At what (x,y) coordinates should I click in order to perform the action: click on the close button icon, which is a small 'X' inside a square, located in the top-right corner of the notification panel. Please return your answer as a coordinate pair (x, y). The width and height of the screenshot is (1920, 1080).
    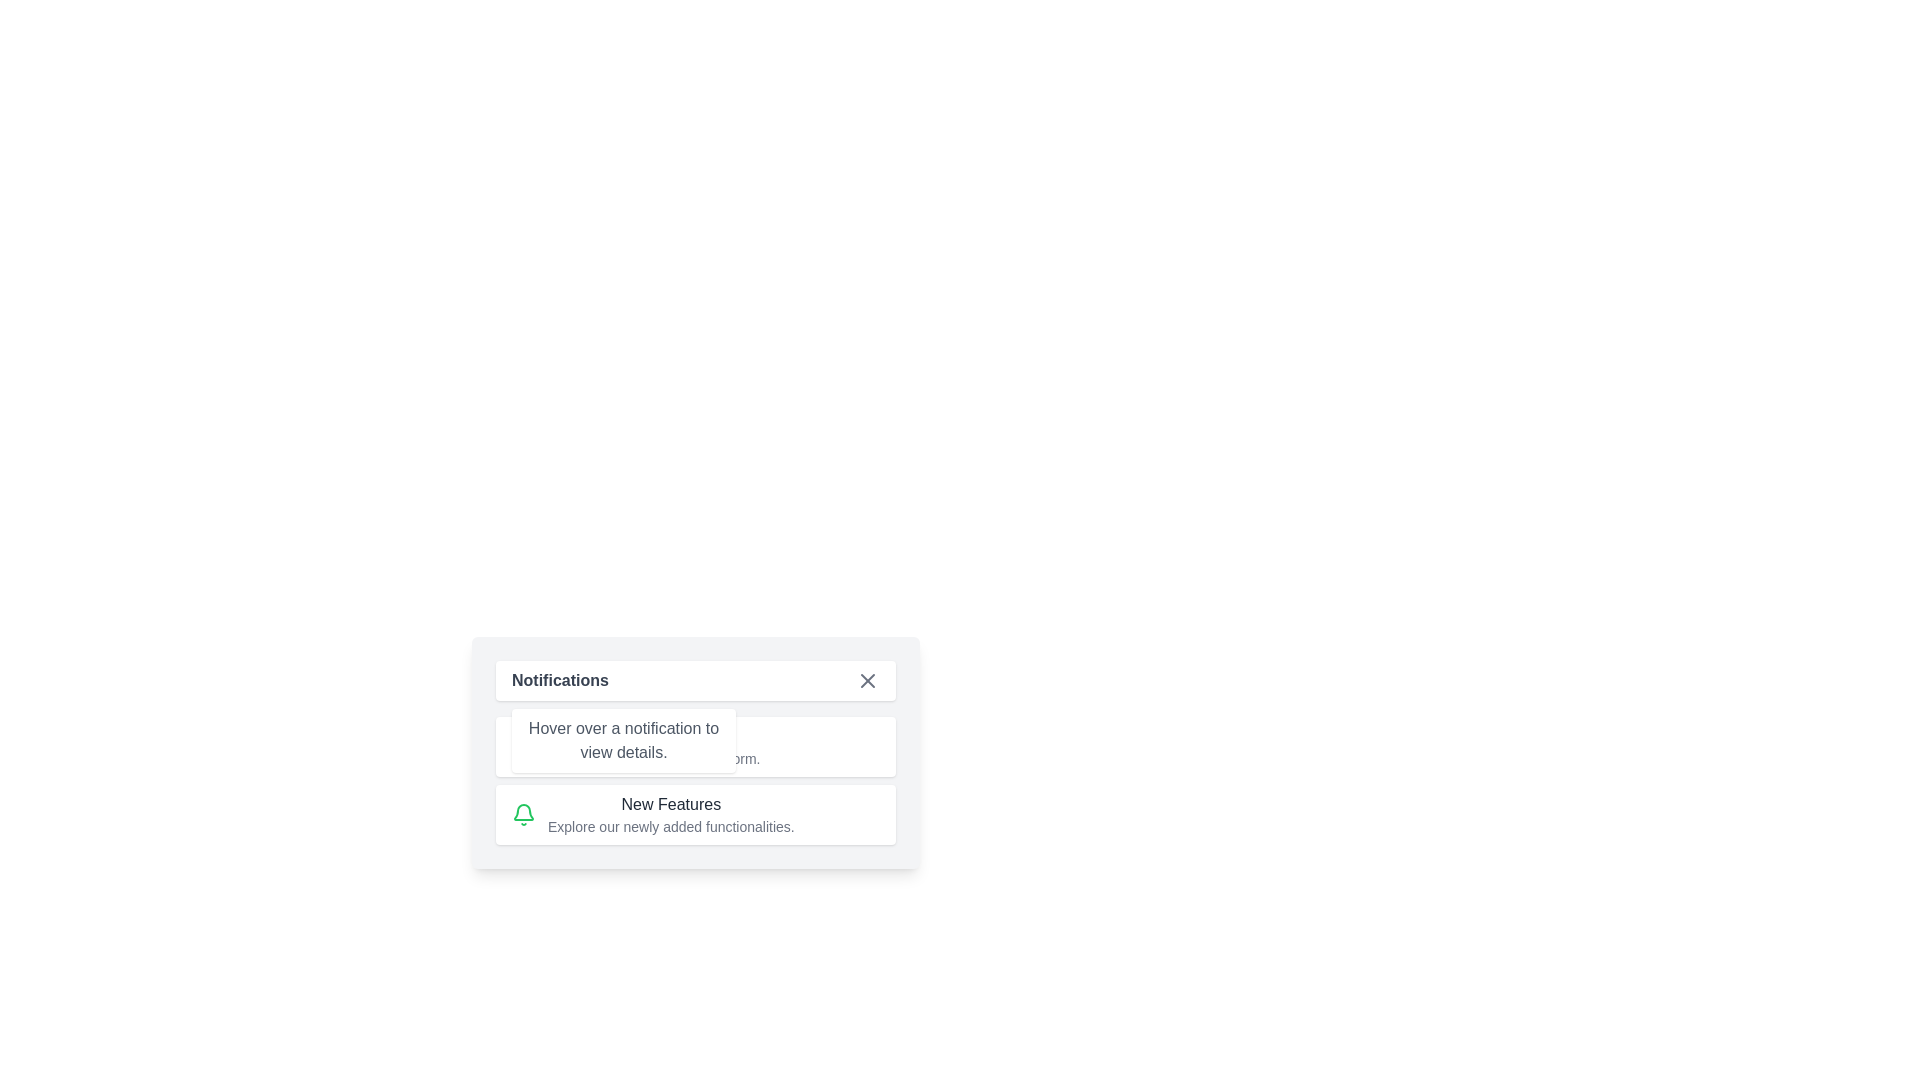
    Looking at the image, I should click on (868, 680).